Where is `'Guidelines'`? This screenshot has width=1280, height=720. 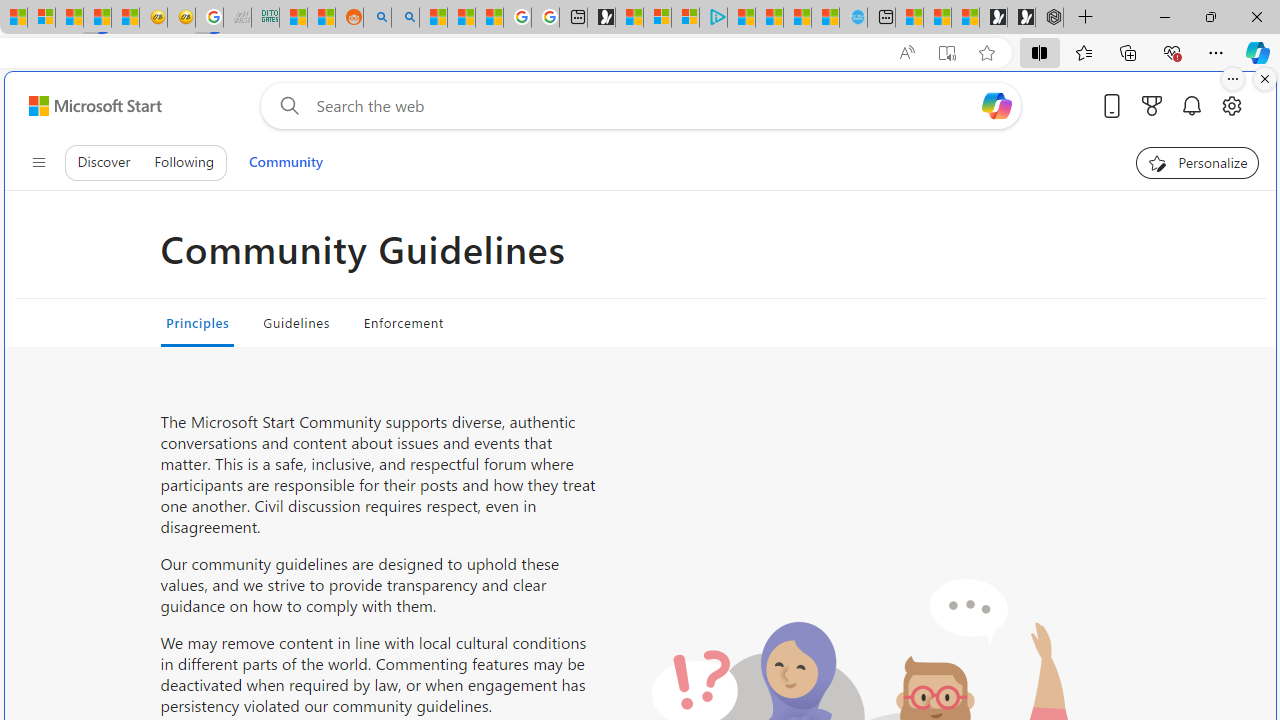
'Guidelines' is located at coordinates (295, 321).